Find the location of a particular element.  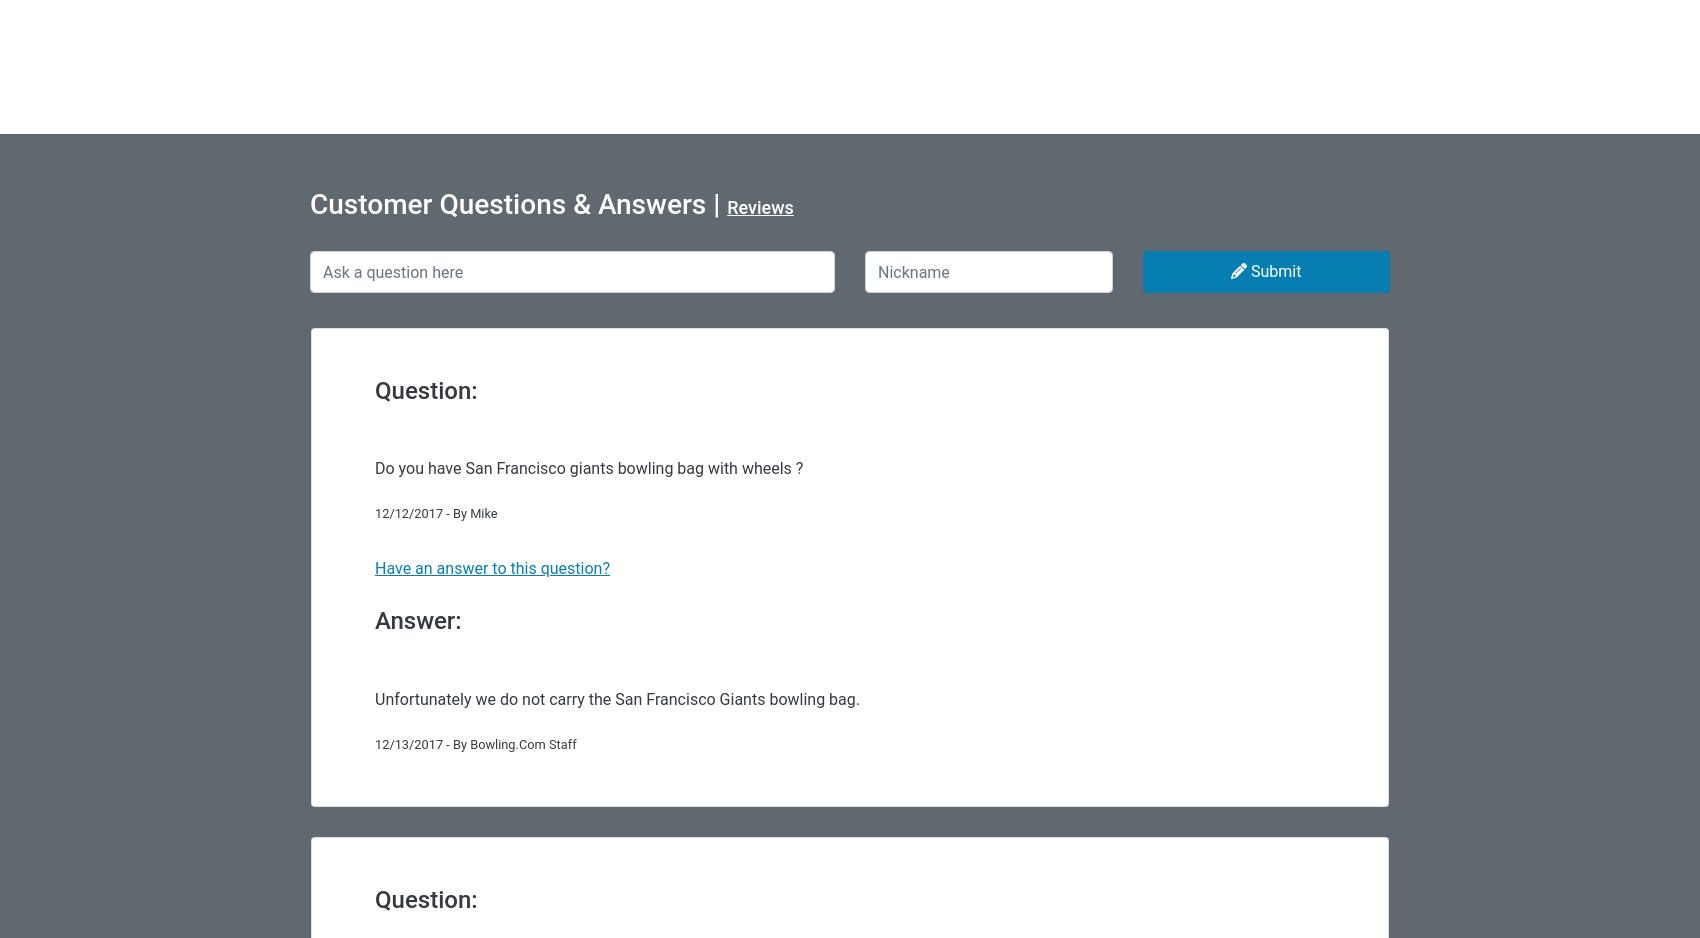

'12/12/2017 - By' is located at coordinates (421, 512).